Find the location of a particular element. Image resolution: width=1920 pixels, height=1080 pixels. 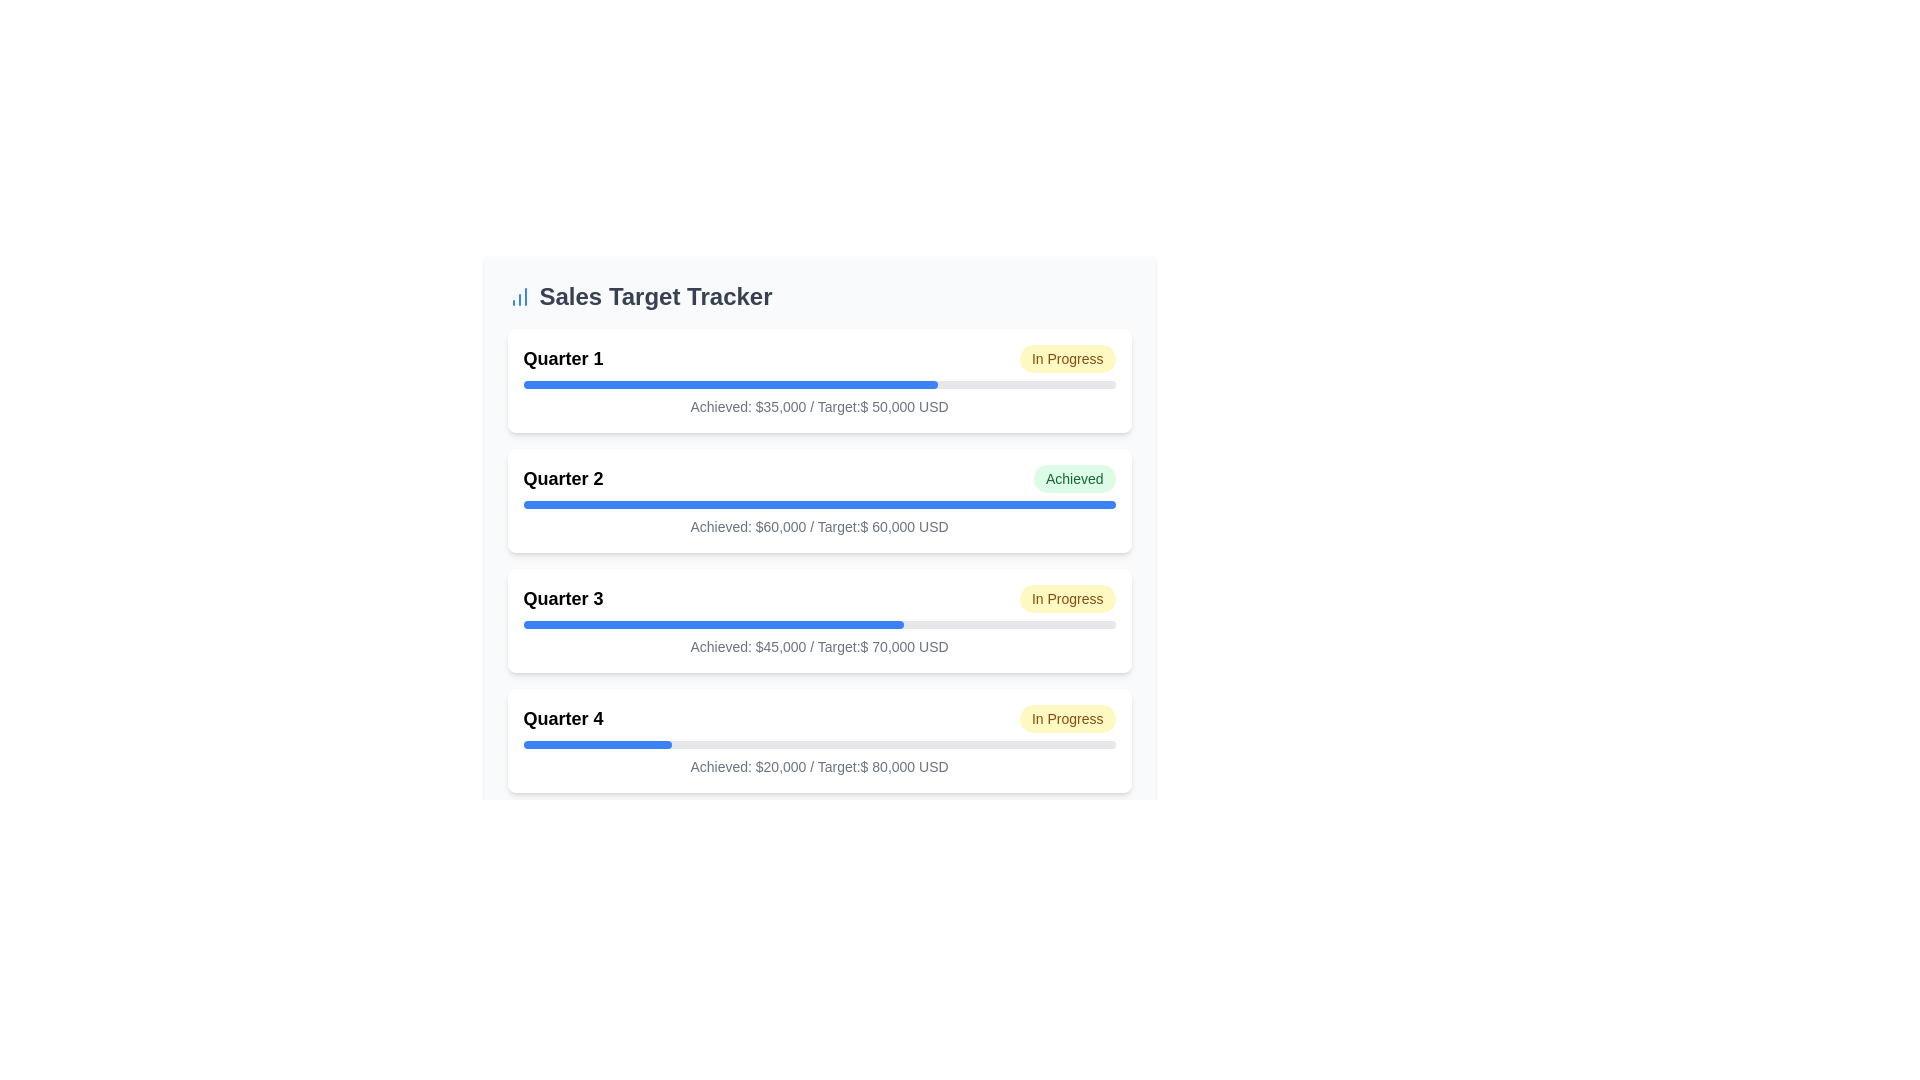

the Progress Indicator for 'Quarter 4', which is a narrow rectangular bar filled with solid blue color, positioned within a larger gray rounded bar is located at coordinates (596, 744).